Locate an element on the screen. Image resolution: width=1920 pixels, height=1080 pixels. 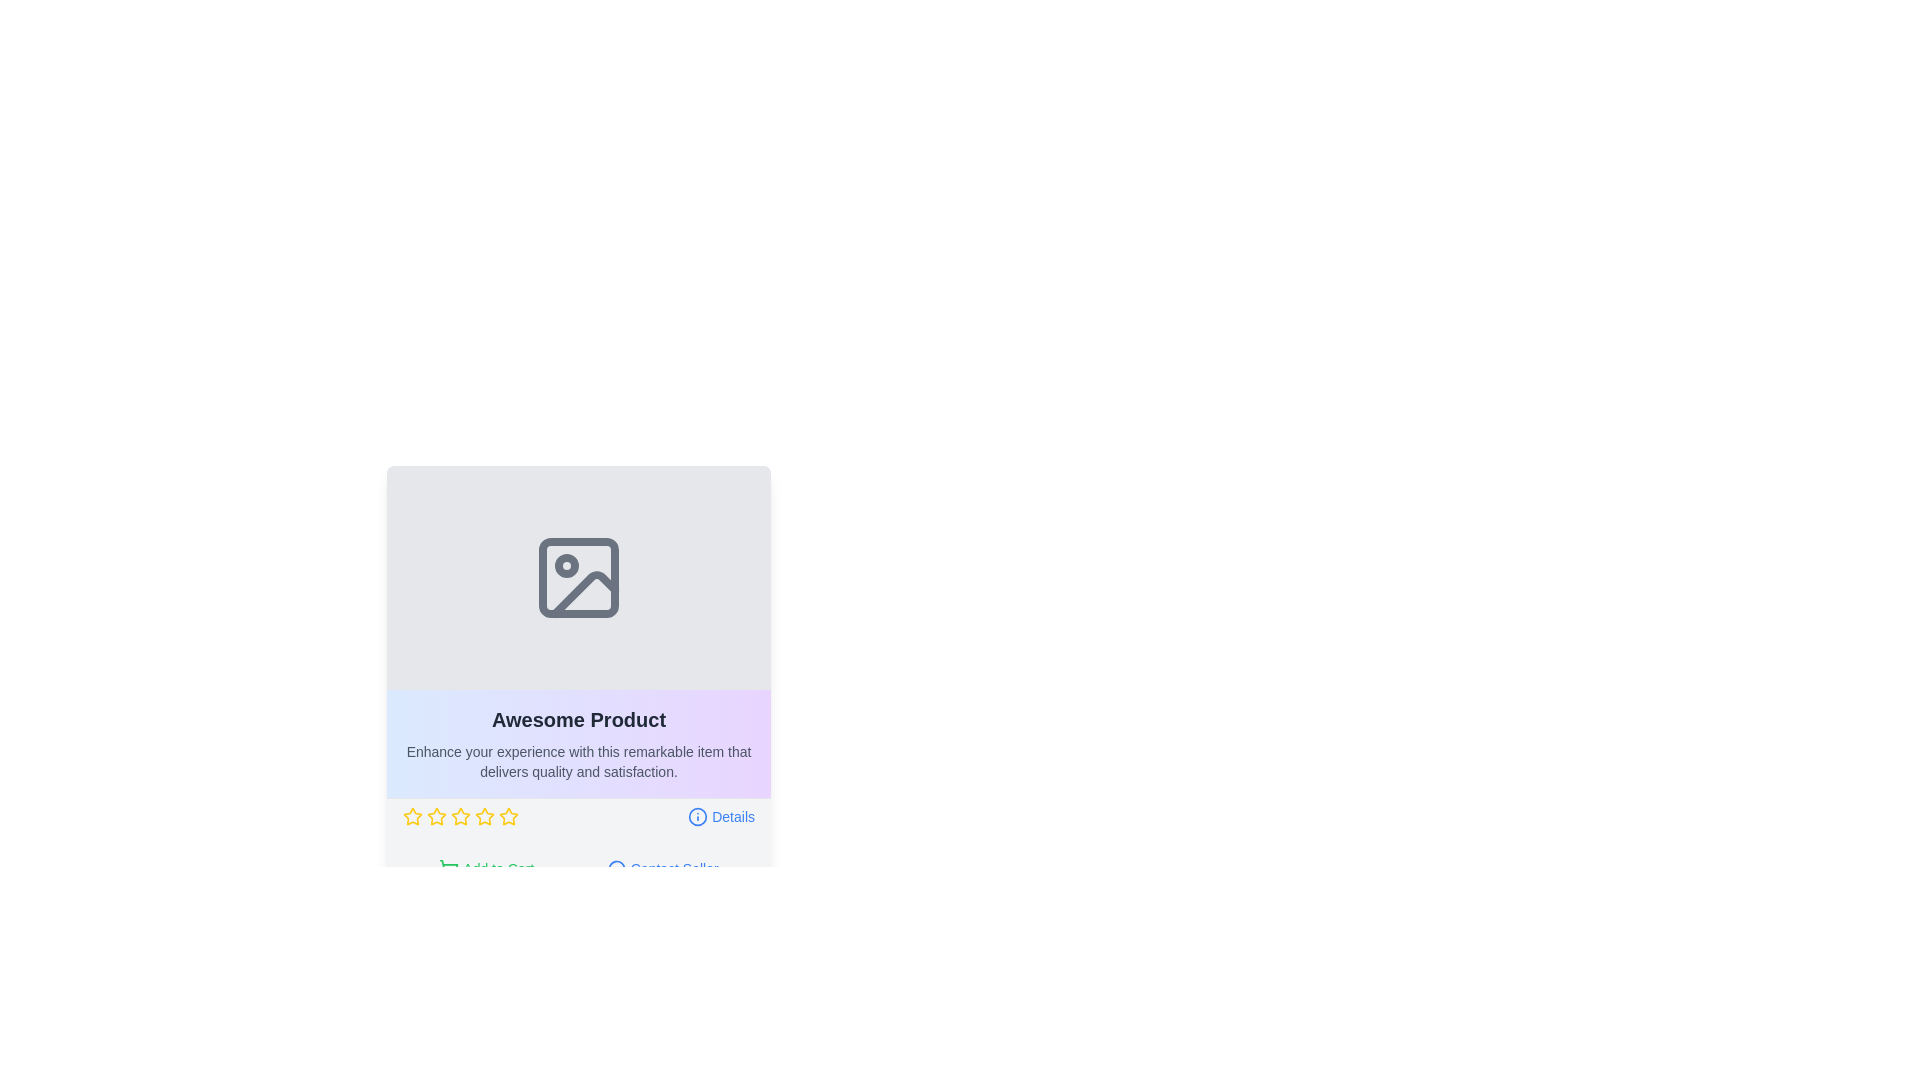
the third rating star is located at coordinates (435, 817).